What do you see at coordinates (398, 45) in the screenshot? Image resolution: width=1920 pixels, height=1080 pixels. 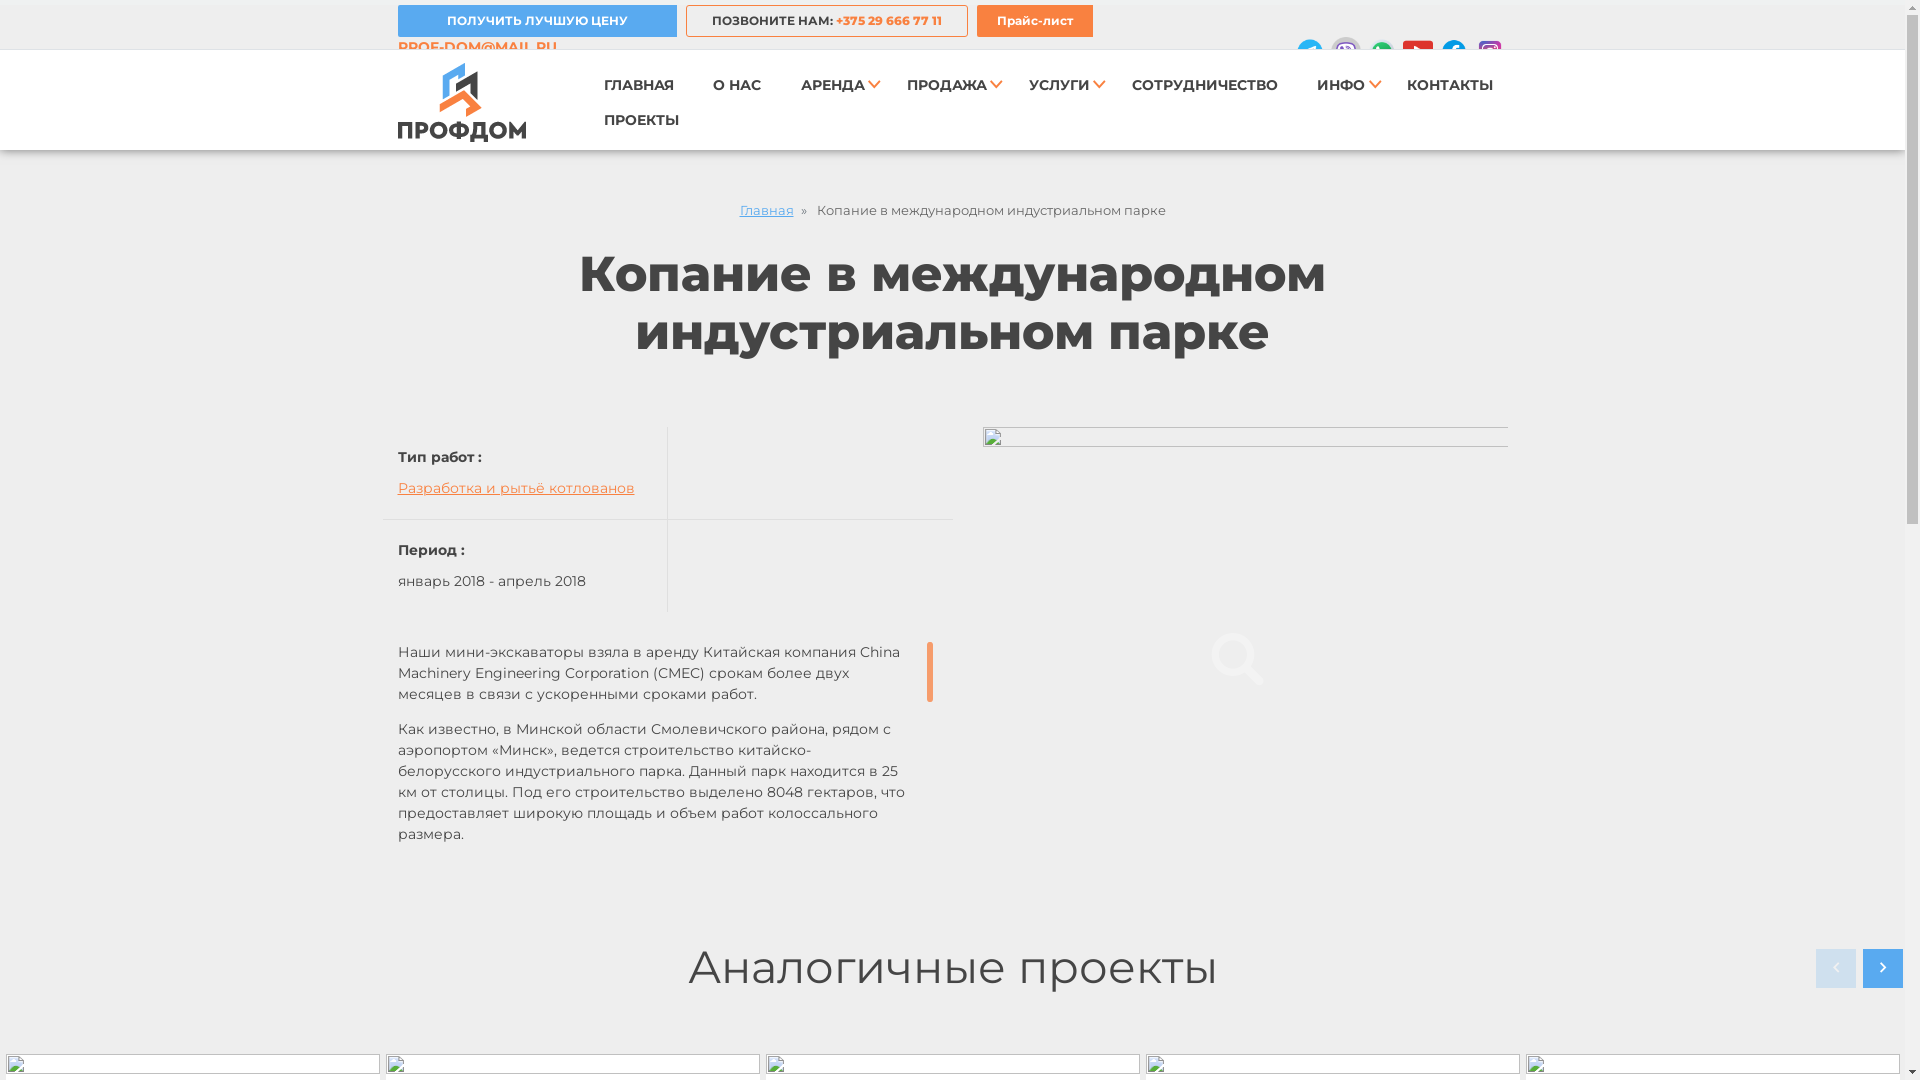 I see `'PROF-DOM@MAIL.RU'` at bounding box center [398, 45].